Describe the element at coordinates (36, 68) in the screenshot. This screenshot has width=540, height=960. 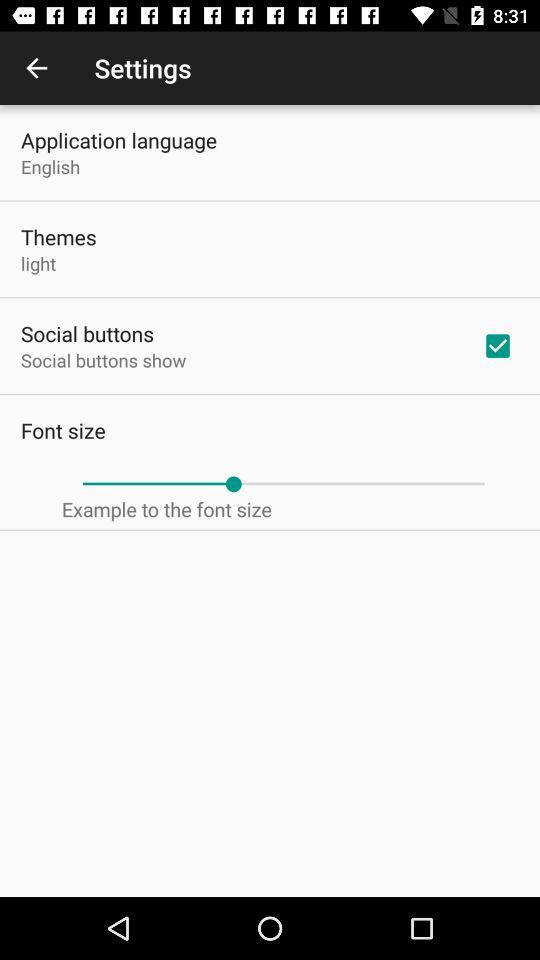
I see `item above the application language icon` at that location.